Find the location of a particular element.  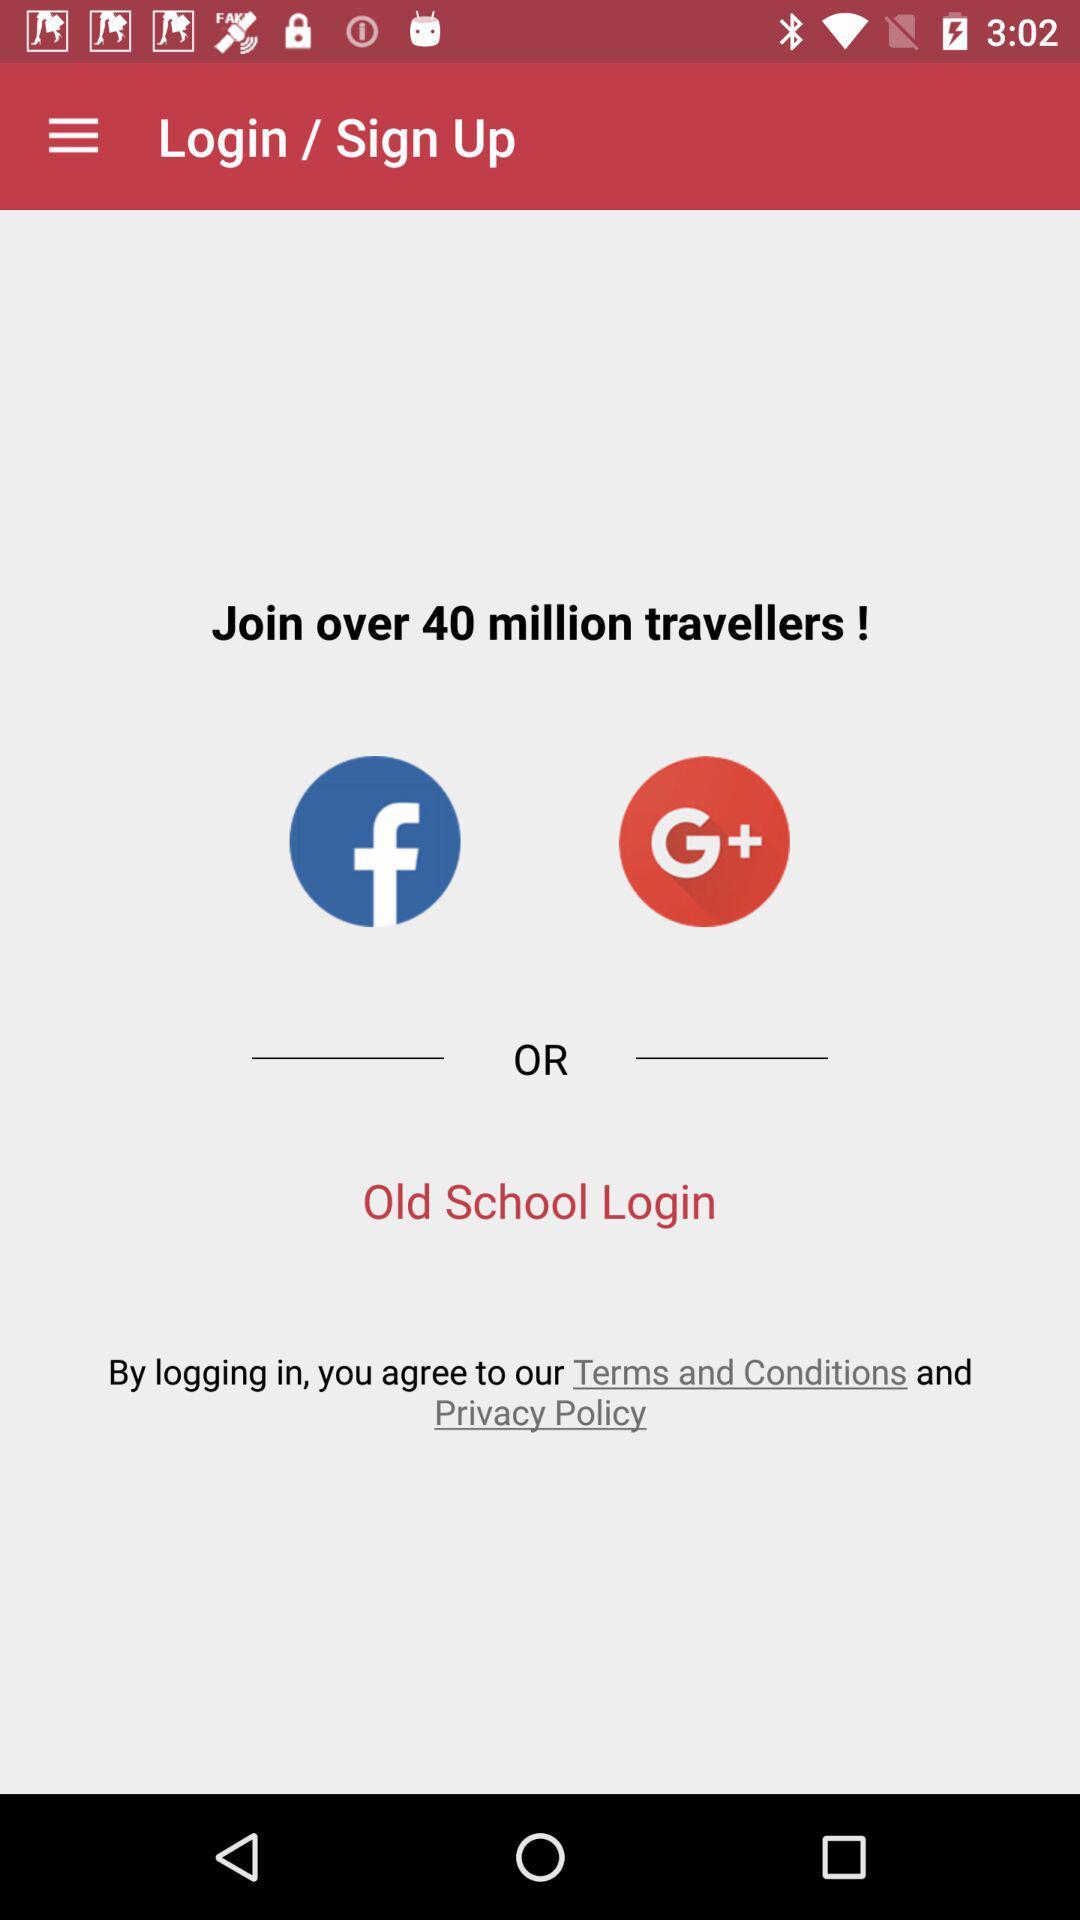

item above the or is located at coordinates (703, 841).